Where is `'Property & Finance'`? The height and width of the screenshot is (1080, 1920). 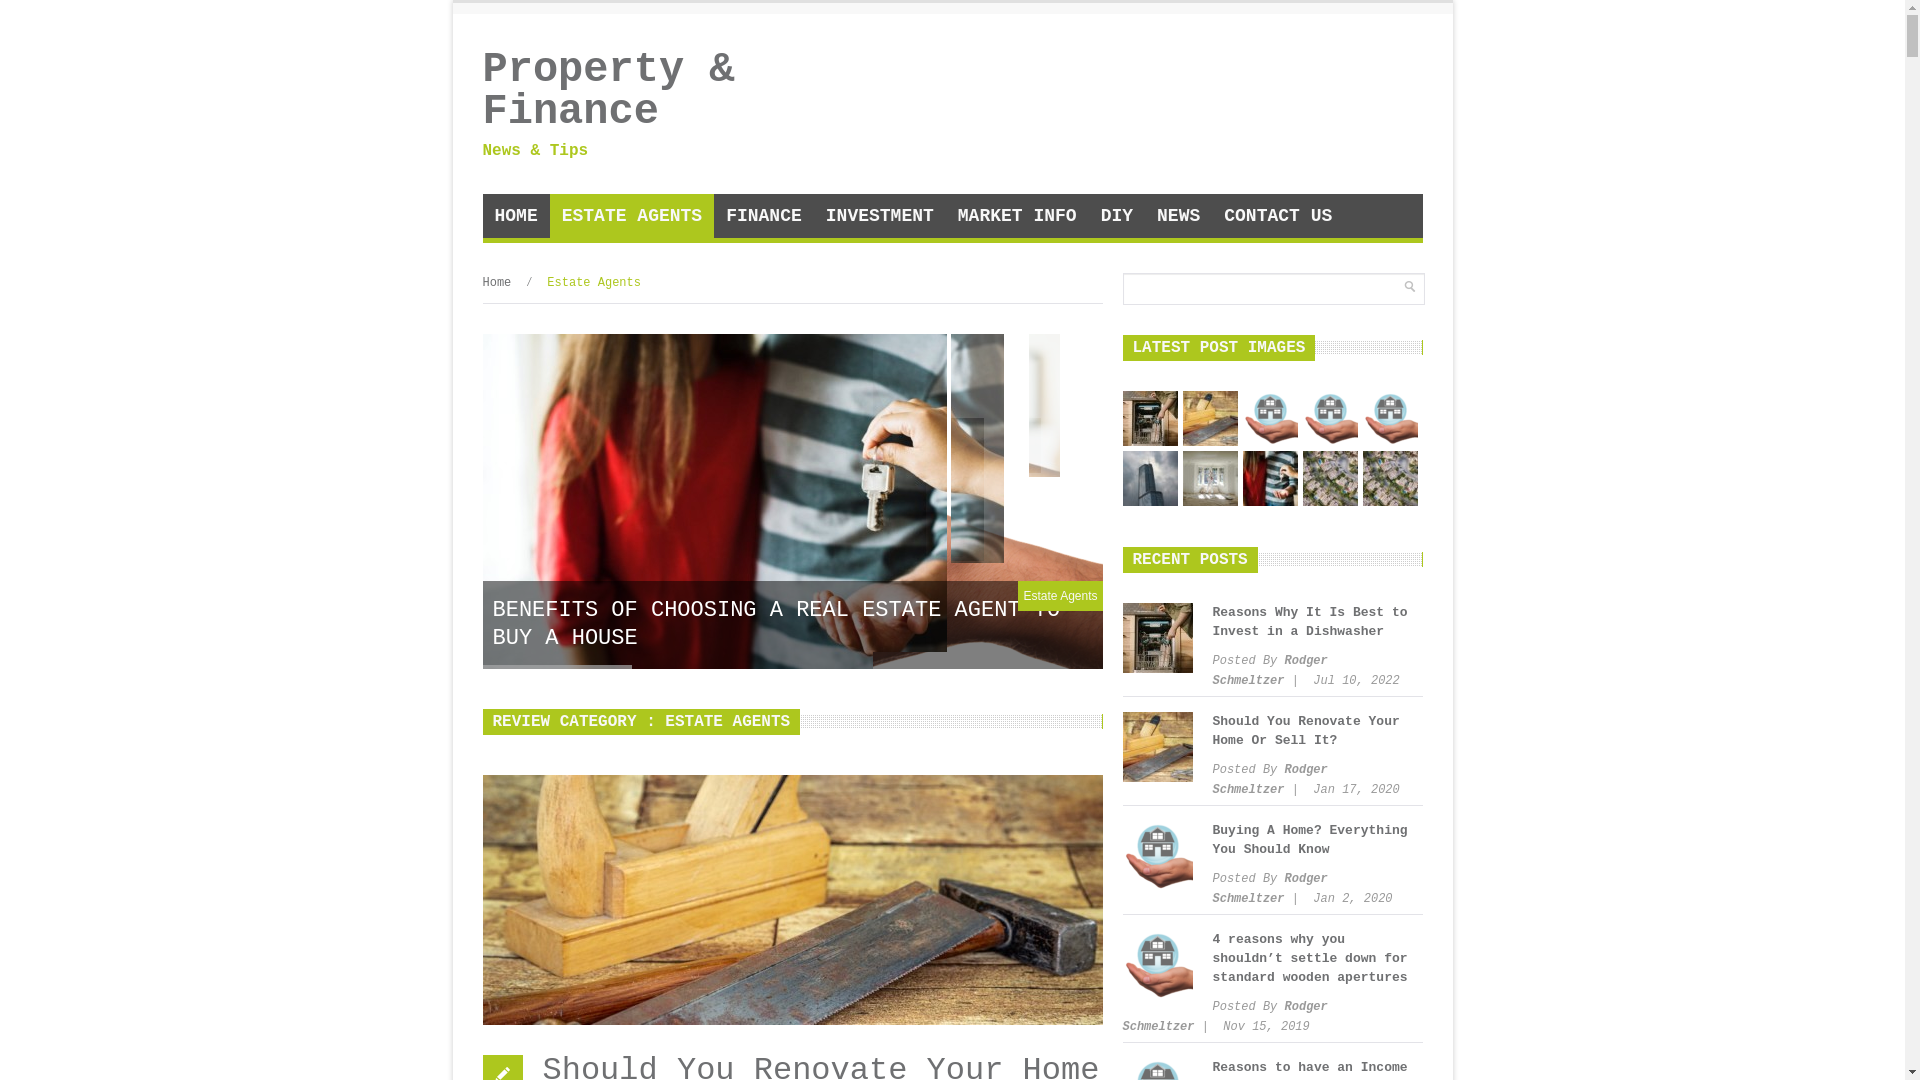
'Property & Finance' is located at coordinates (631, 91).